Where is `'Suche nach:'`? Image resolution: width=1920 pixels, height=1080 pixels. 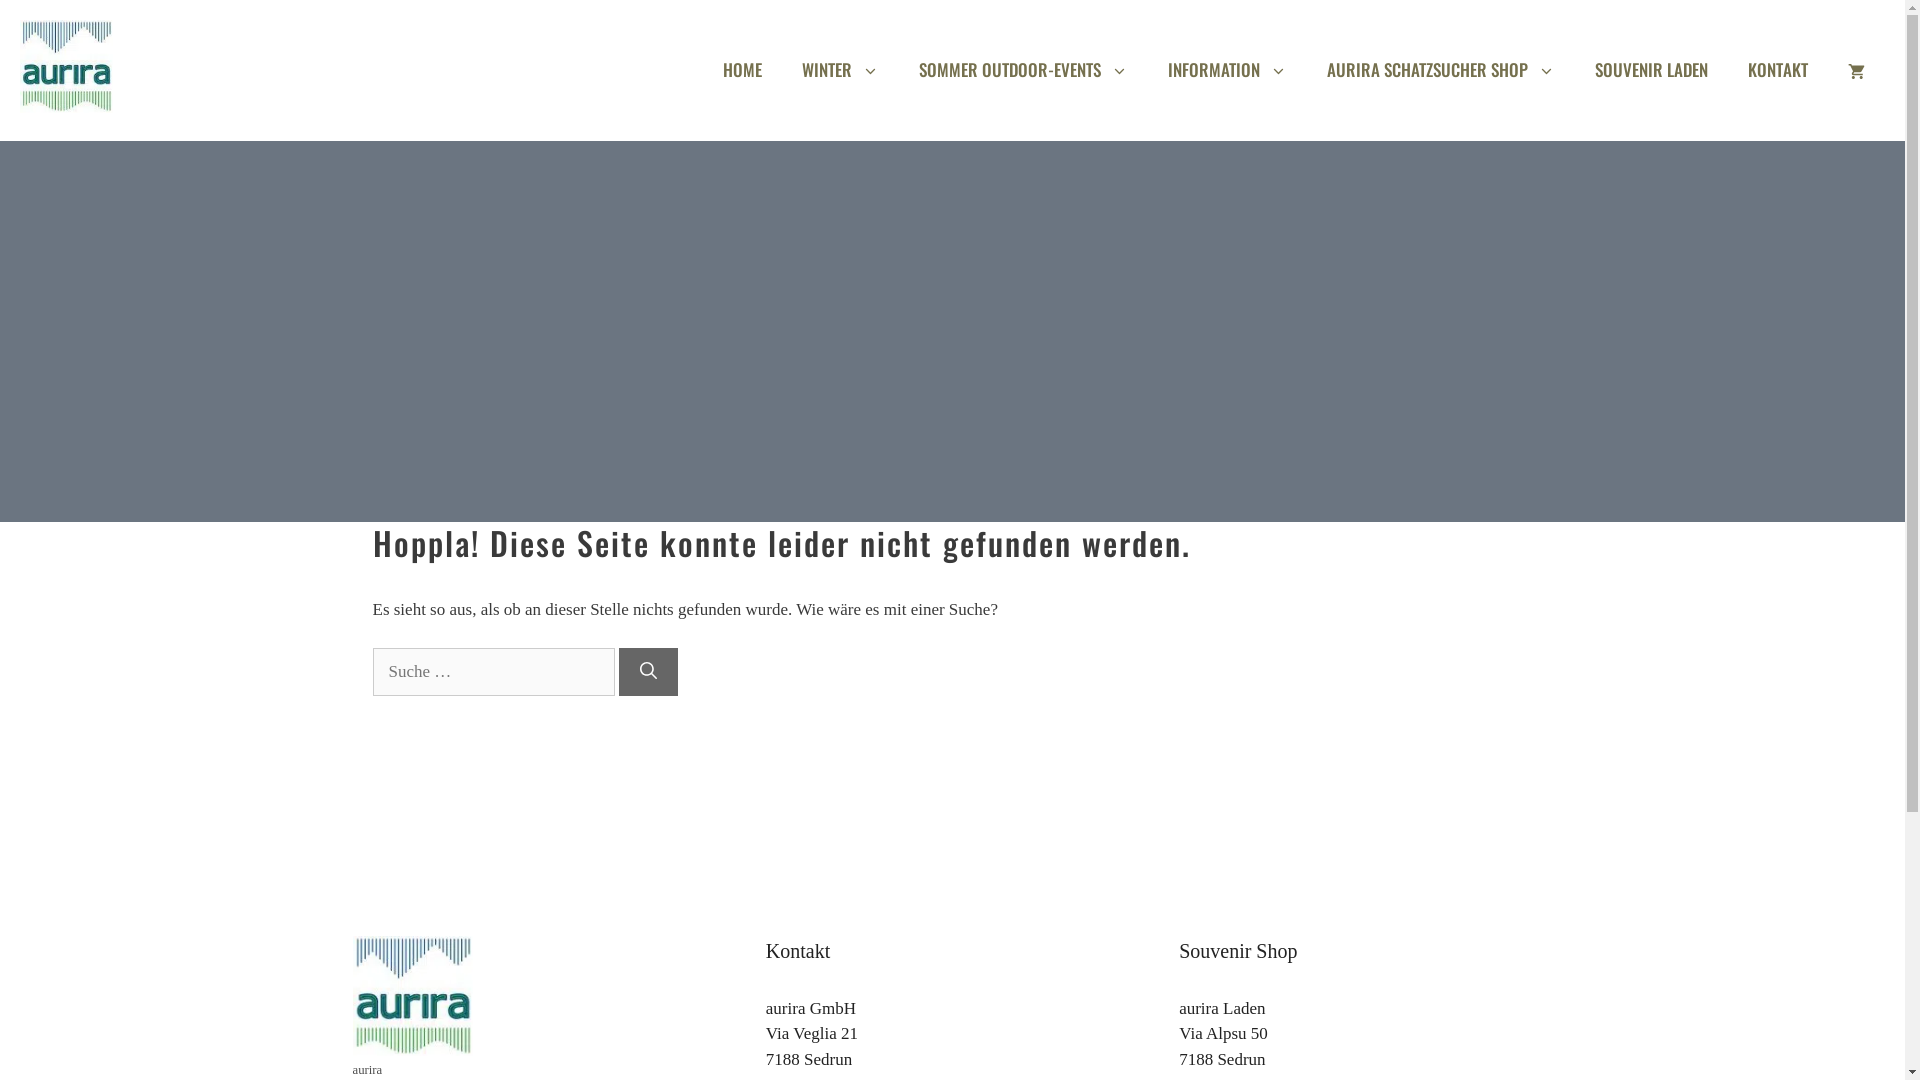 'Suche nach:' is located at coordinates (493, 671).